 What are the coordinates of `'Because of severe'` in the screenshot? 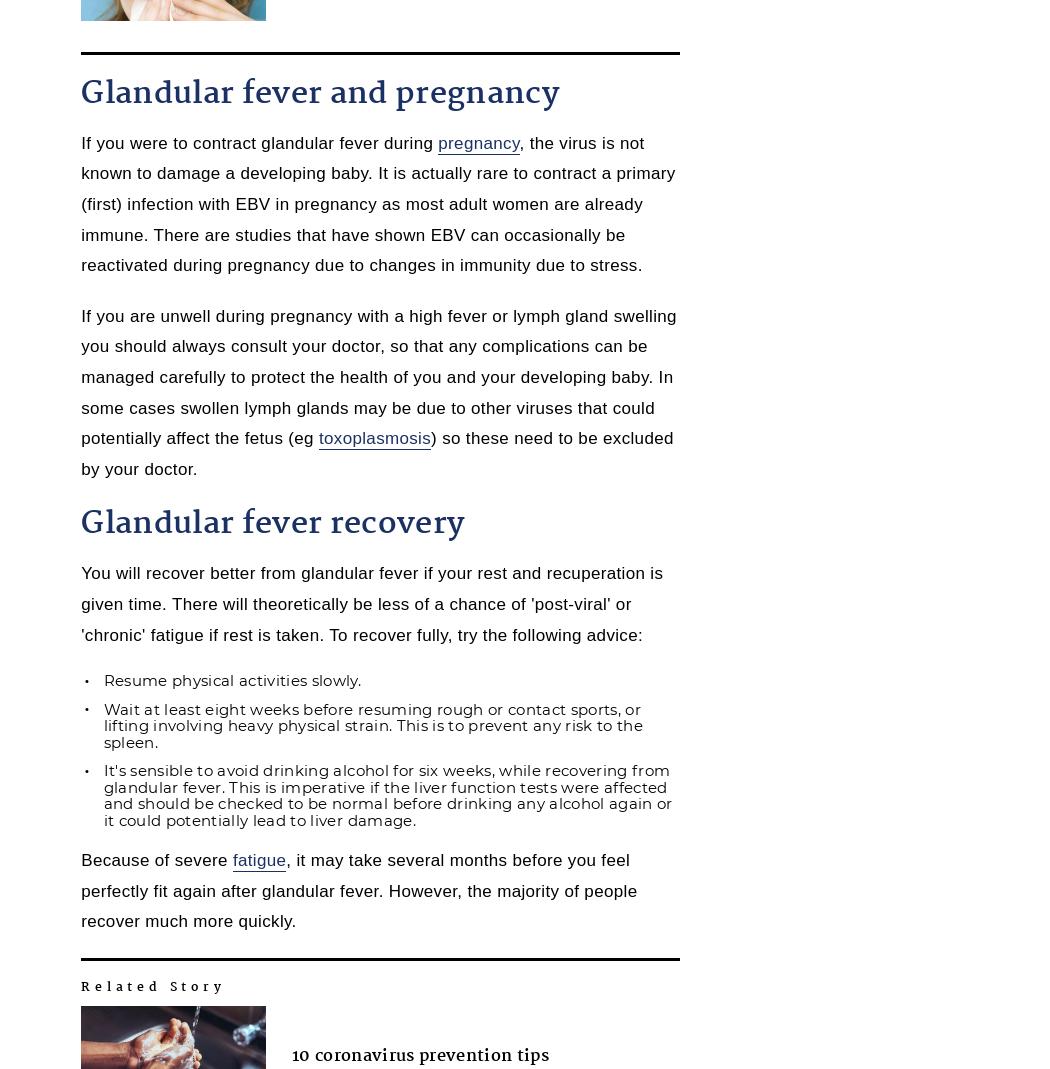 It's located at (156, 859).